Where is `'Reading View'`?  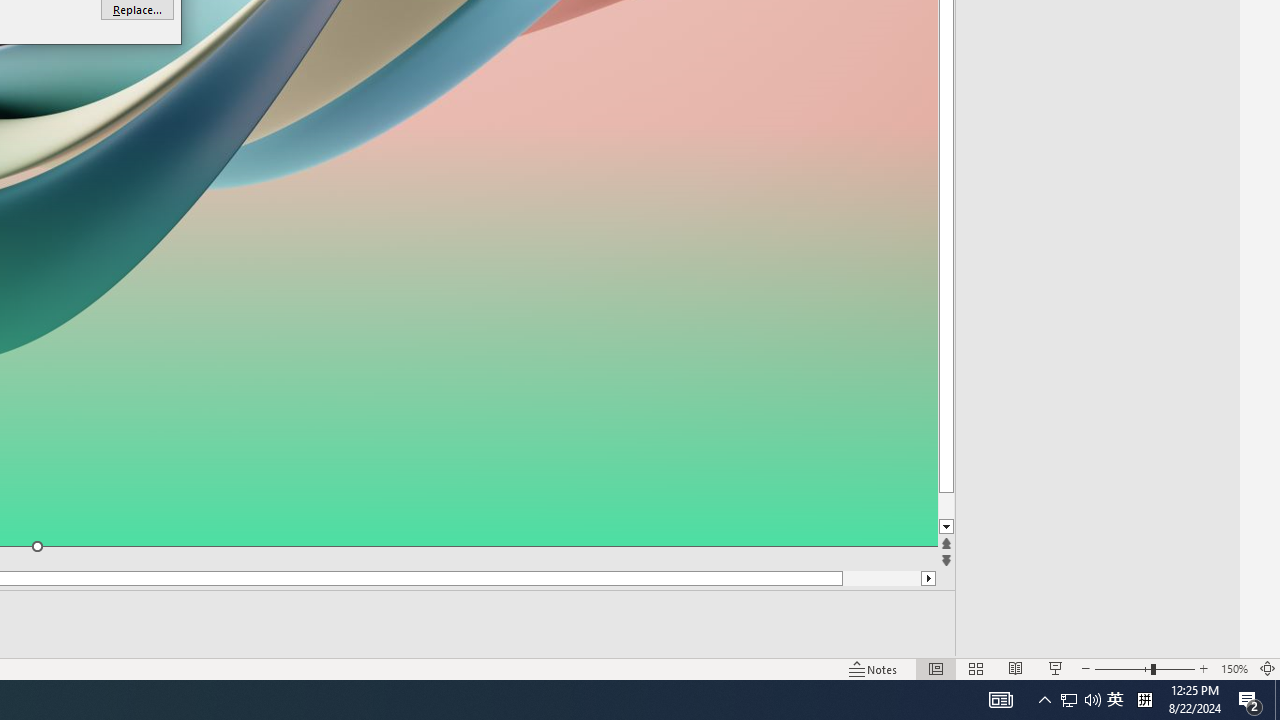 'Reading View' is located at coordinates (1015, 669).